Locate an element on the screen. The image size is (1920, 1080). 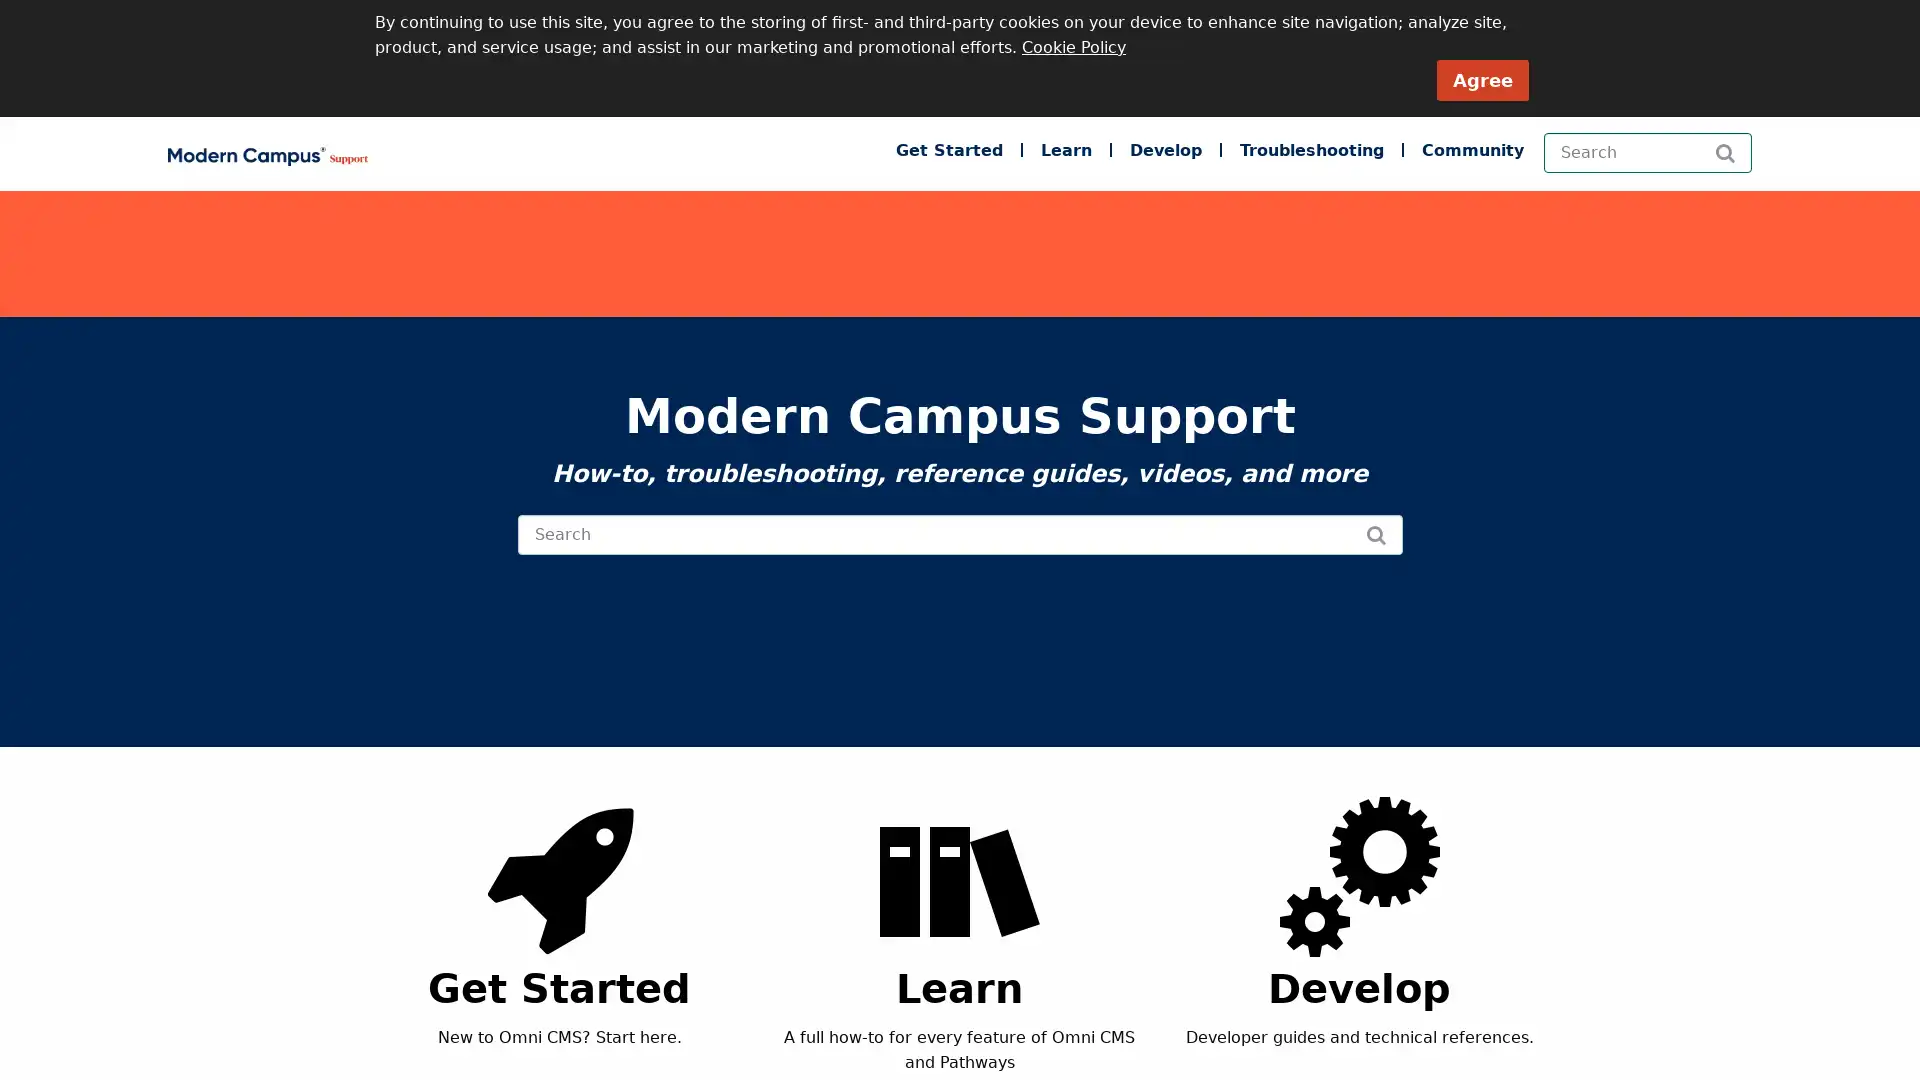
Agree is located at coordinates (1483, 79).